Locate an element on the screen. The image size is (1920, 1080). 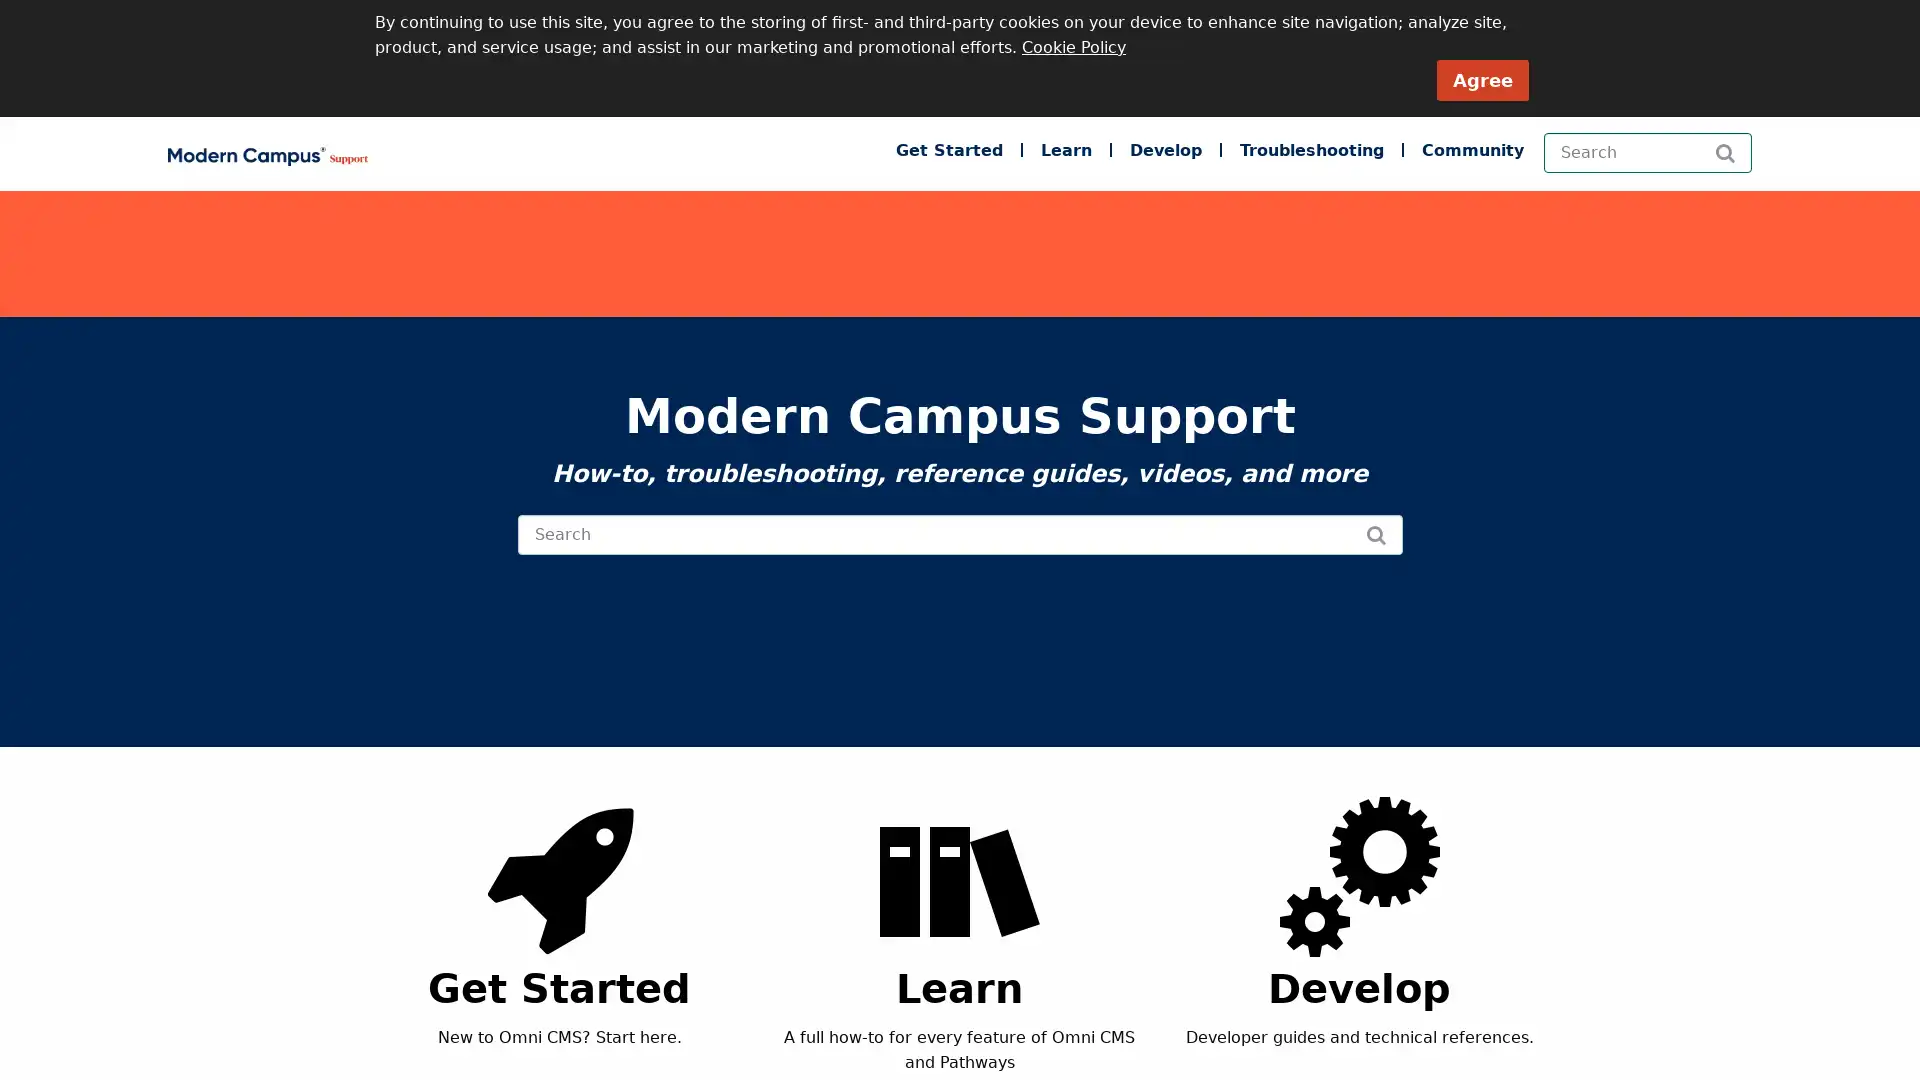
Agree is located at coordinates (1483, 79).